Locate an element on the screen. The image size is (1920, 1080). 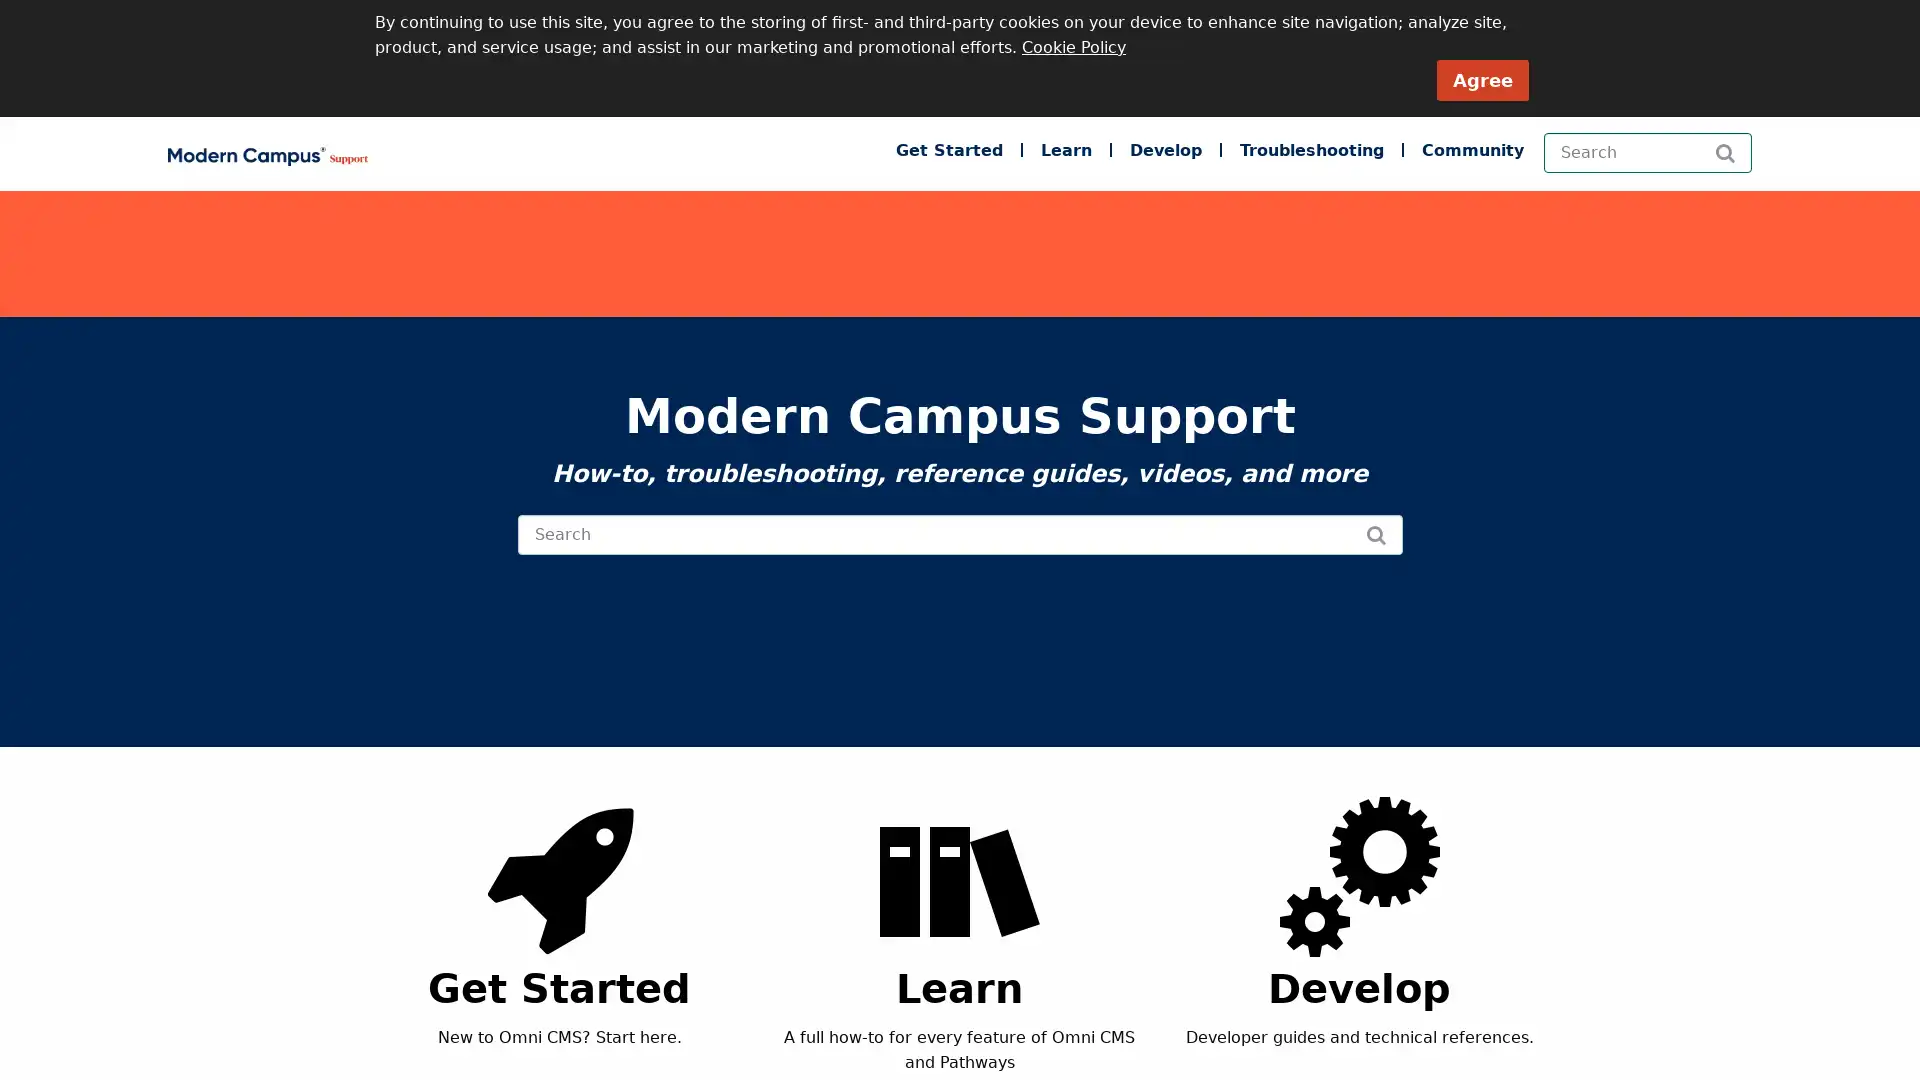
Agree is located at coordinates (1483, 79).